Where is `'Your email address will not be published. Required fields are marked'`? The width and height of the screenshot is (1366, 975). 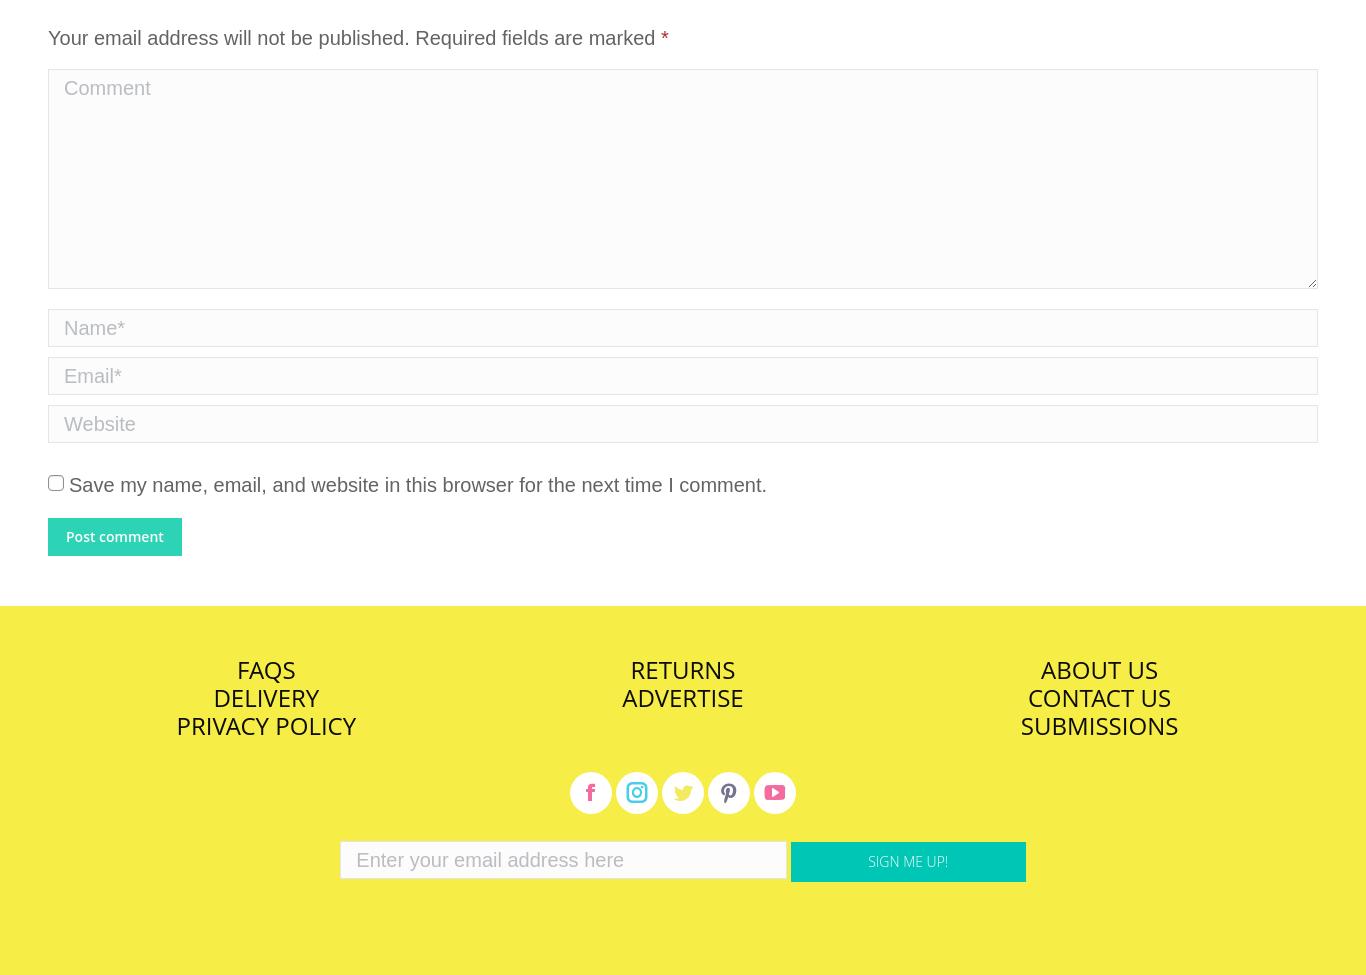 'Your email address will not be published. Required fields are marked' is located at coordinates (353, 38).